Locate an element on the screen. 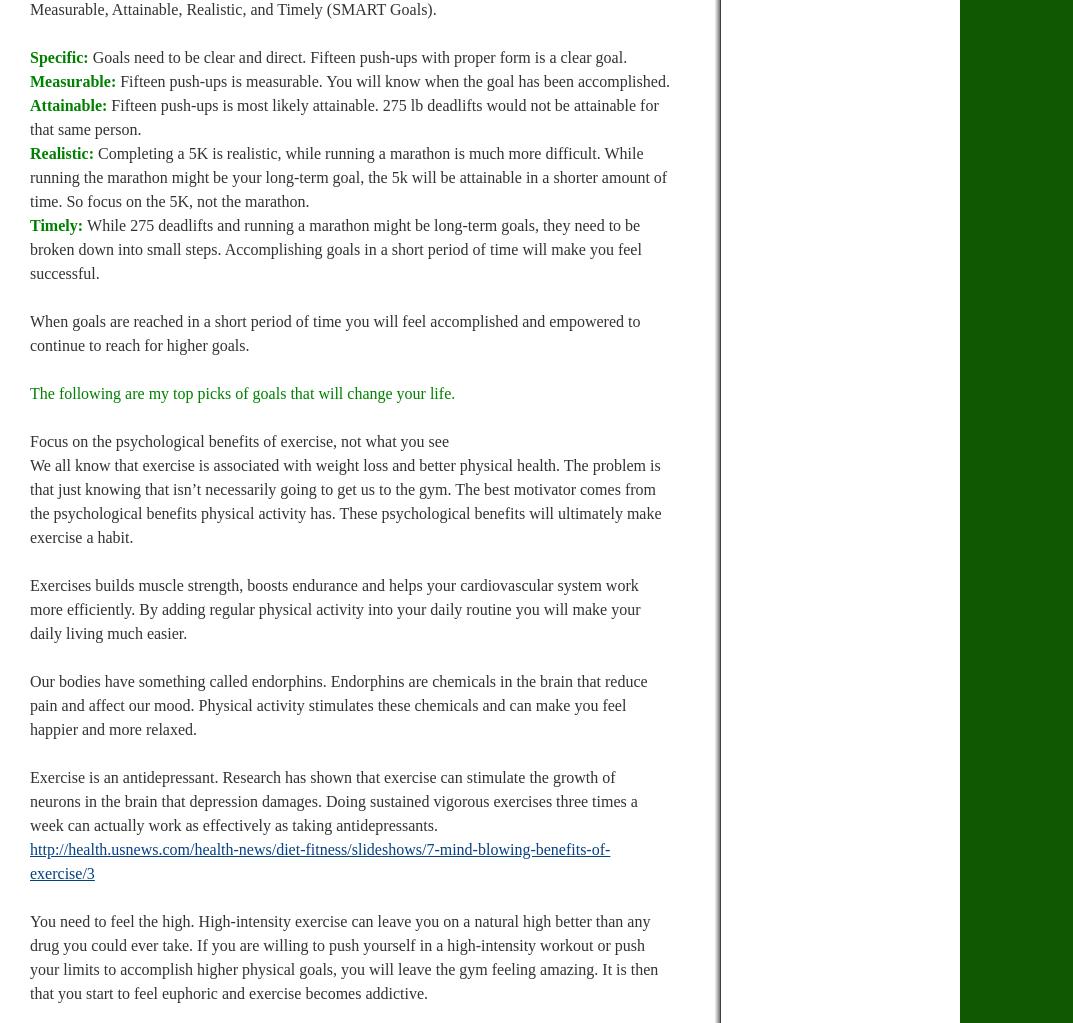  'Our bodies have something called endorphins. Endorphins are chemicals in the brain that reduce pain and affect our mood. Physical activity stimulates these chemicals and can make you feel happier and more relaxed.' is located at coordinates (338, 704).